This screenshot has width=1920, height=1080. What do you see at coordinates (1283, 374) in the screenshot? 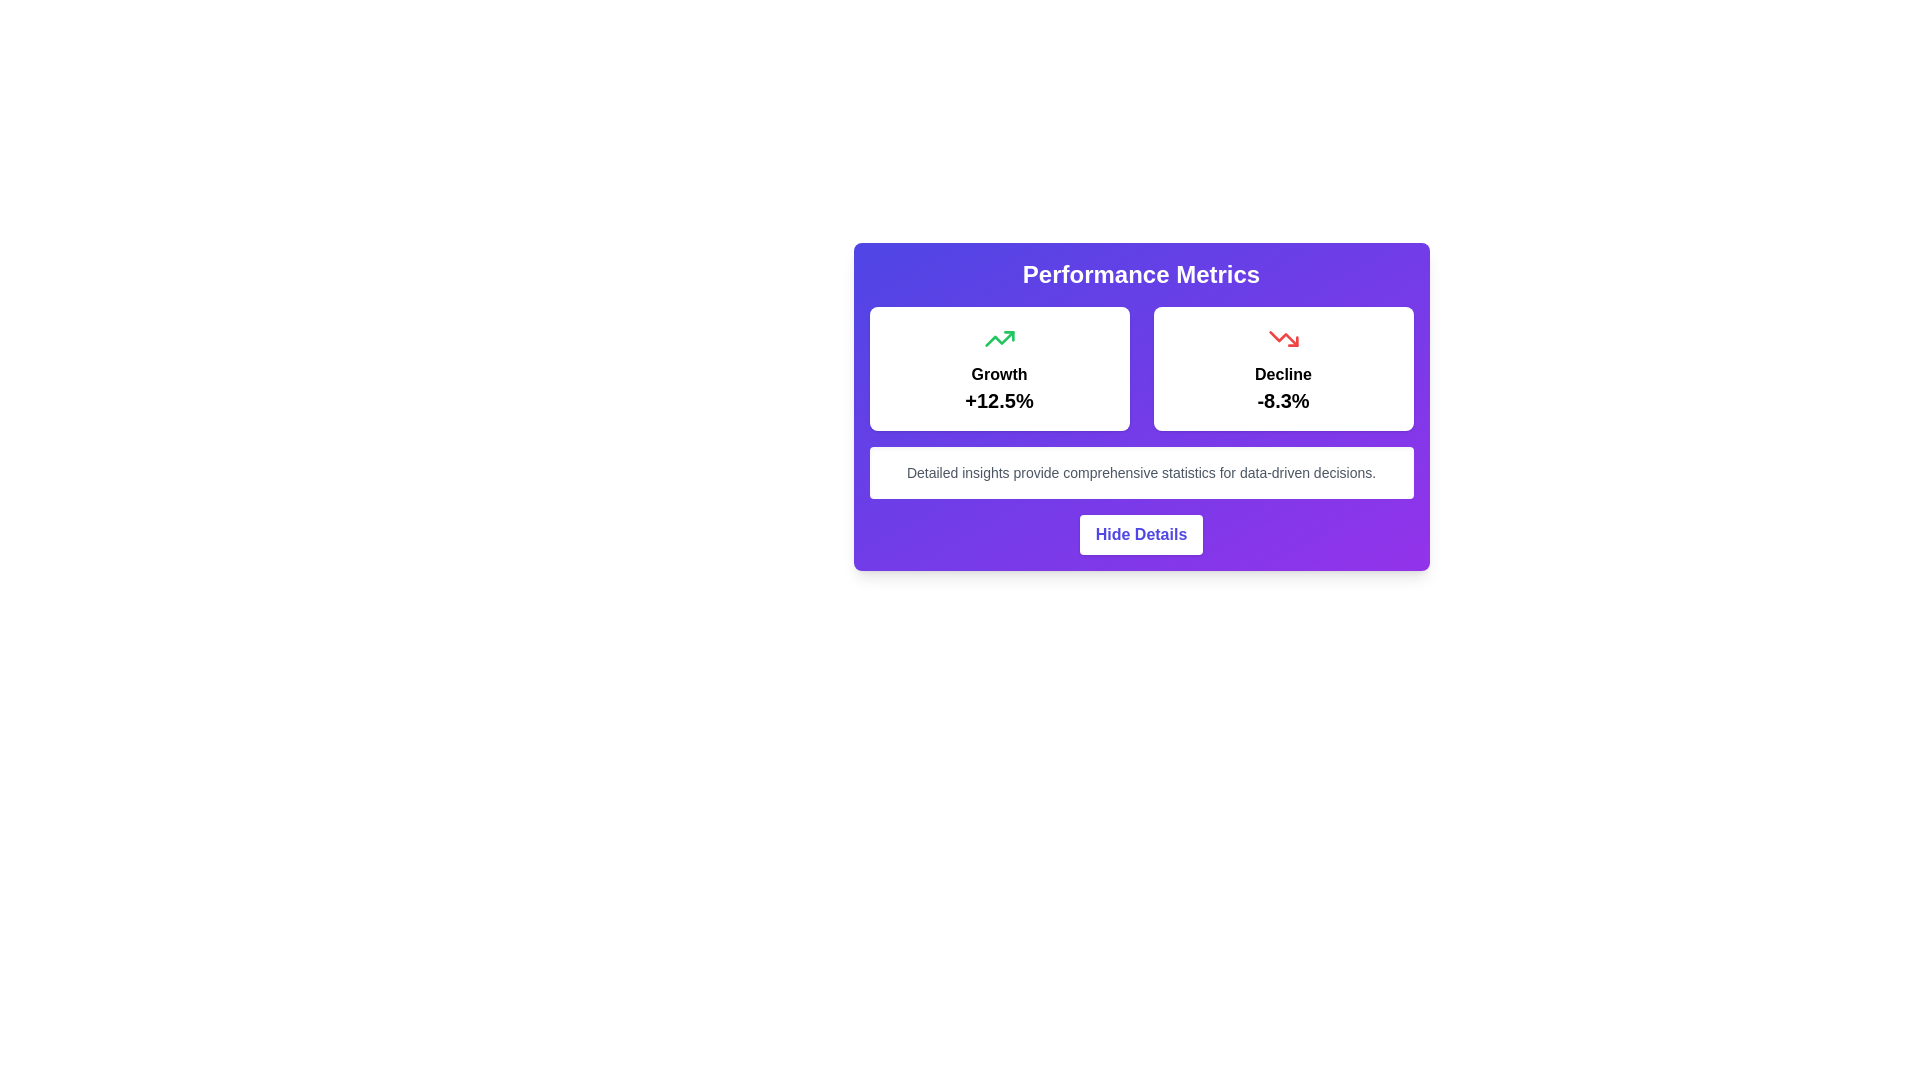
I see `the 'Decline' text element, which is displayed in bold font within the right card of a two-card layout, located at the top-right section above the text '-8.3%'` at bounding box center [1283, 374].